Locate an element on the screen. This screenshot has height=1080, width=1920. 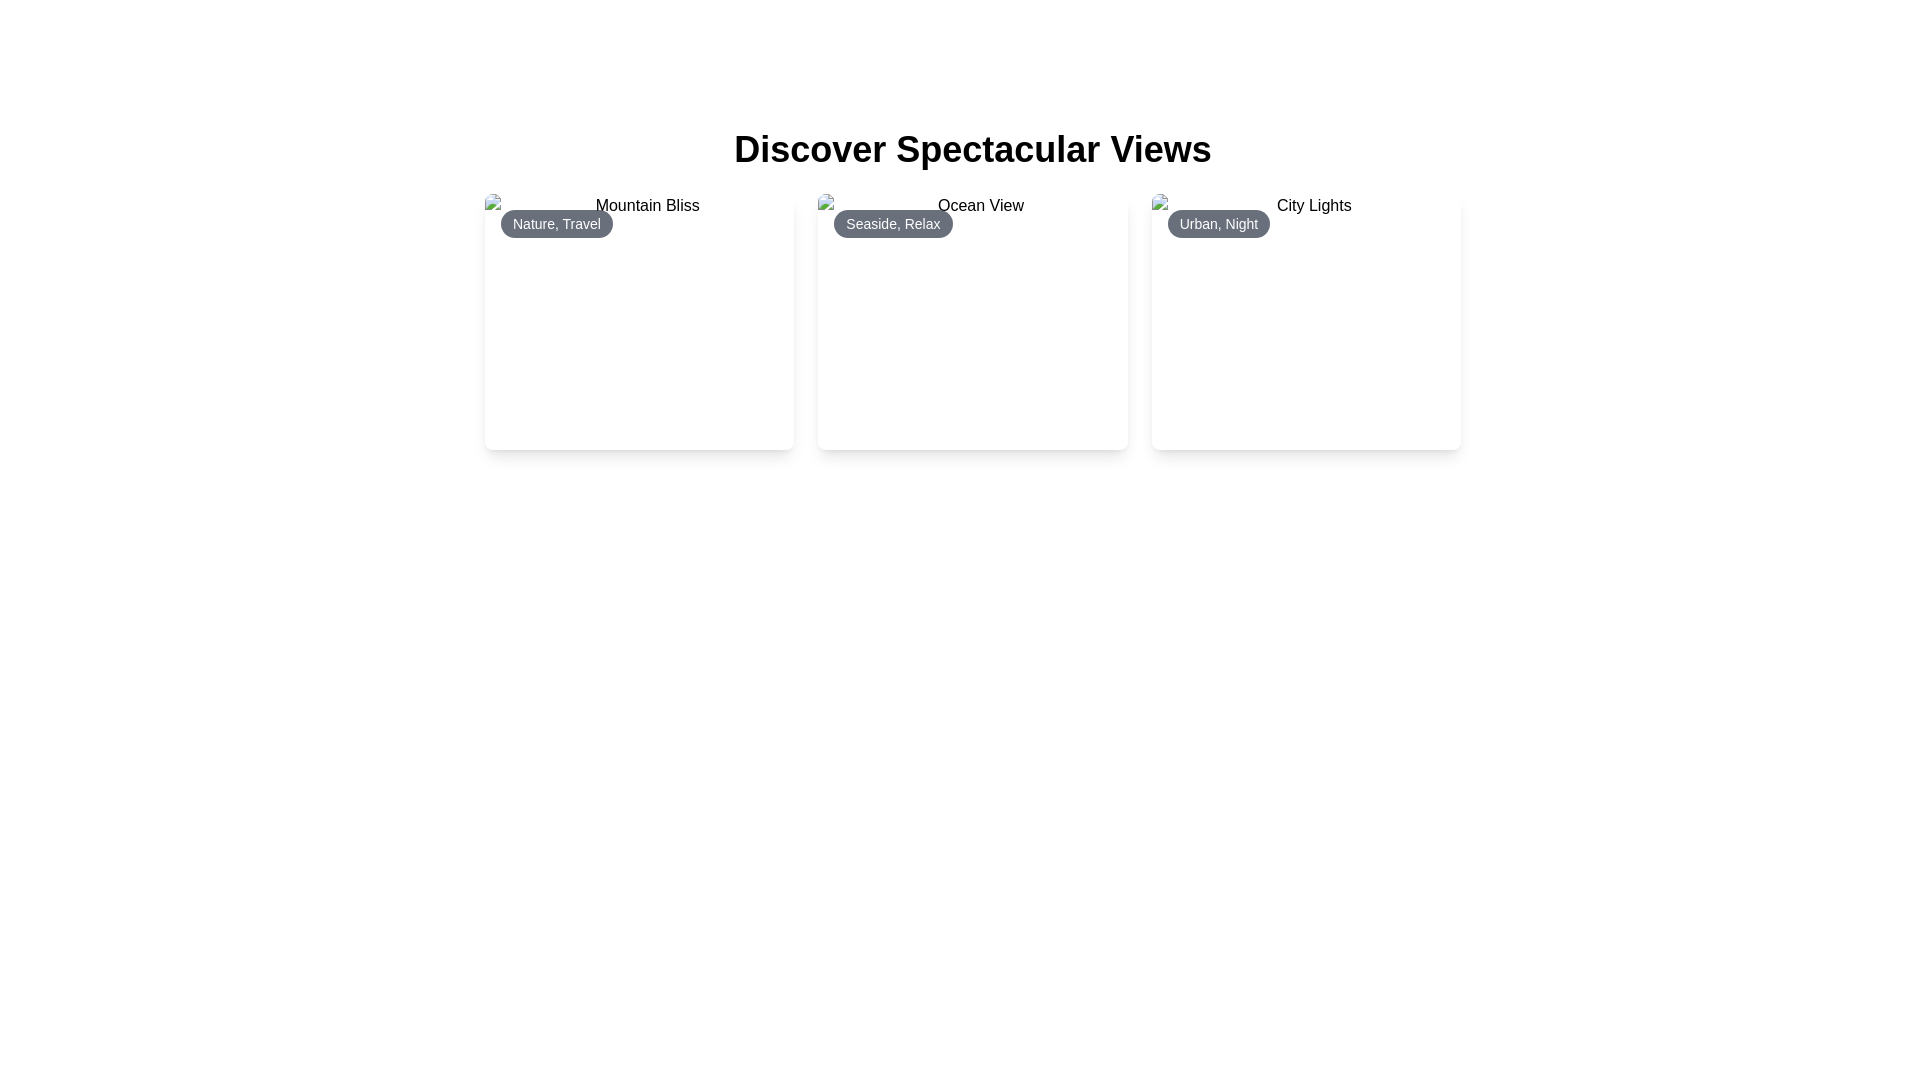
the label that categorizes or adds context to the associated content 'Ocean View', located near the top-left corner of the contained image is located at coordinates (892, 223).